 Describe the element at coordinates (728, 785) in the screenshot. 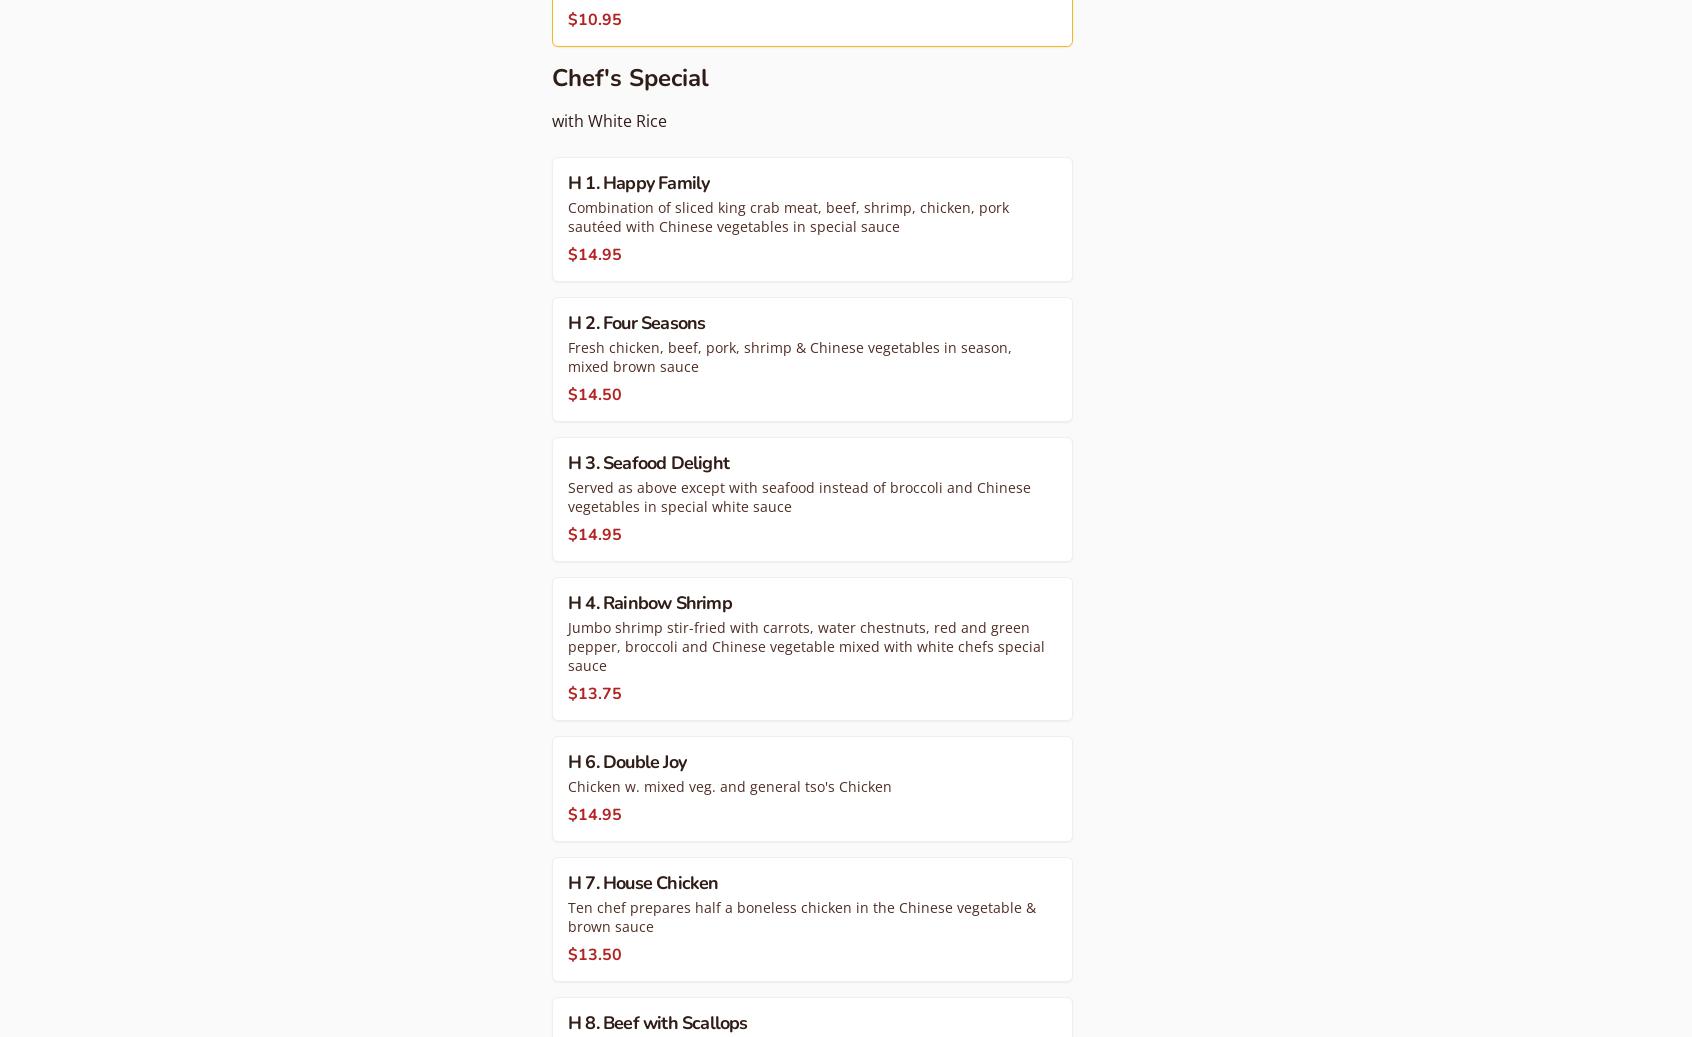

I see `'Chicken w. mixed veg. and general tso's Chicken'` at that location.